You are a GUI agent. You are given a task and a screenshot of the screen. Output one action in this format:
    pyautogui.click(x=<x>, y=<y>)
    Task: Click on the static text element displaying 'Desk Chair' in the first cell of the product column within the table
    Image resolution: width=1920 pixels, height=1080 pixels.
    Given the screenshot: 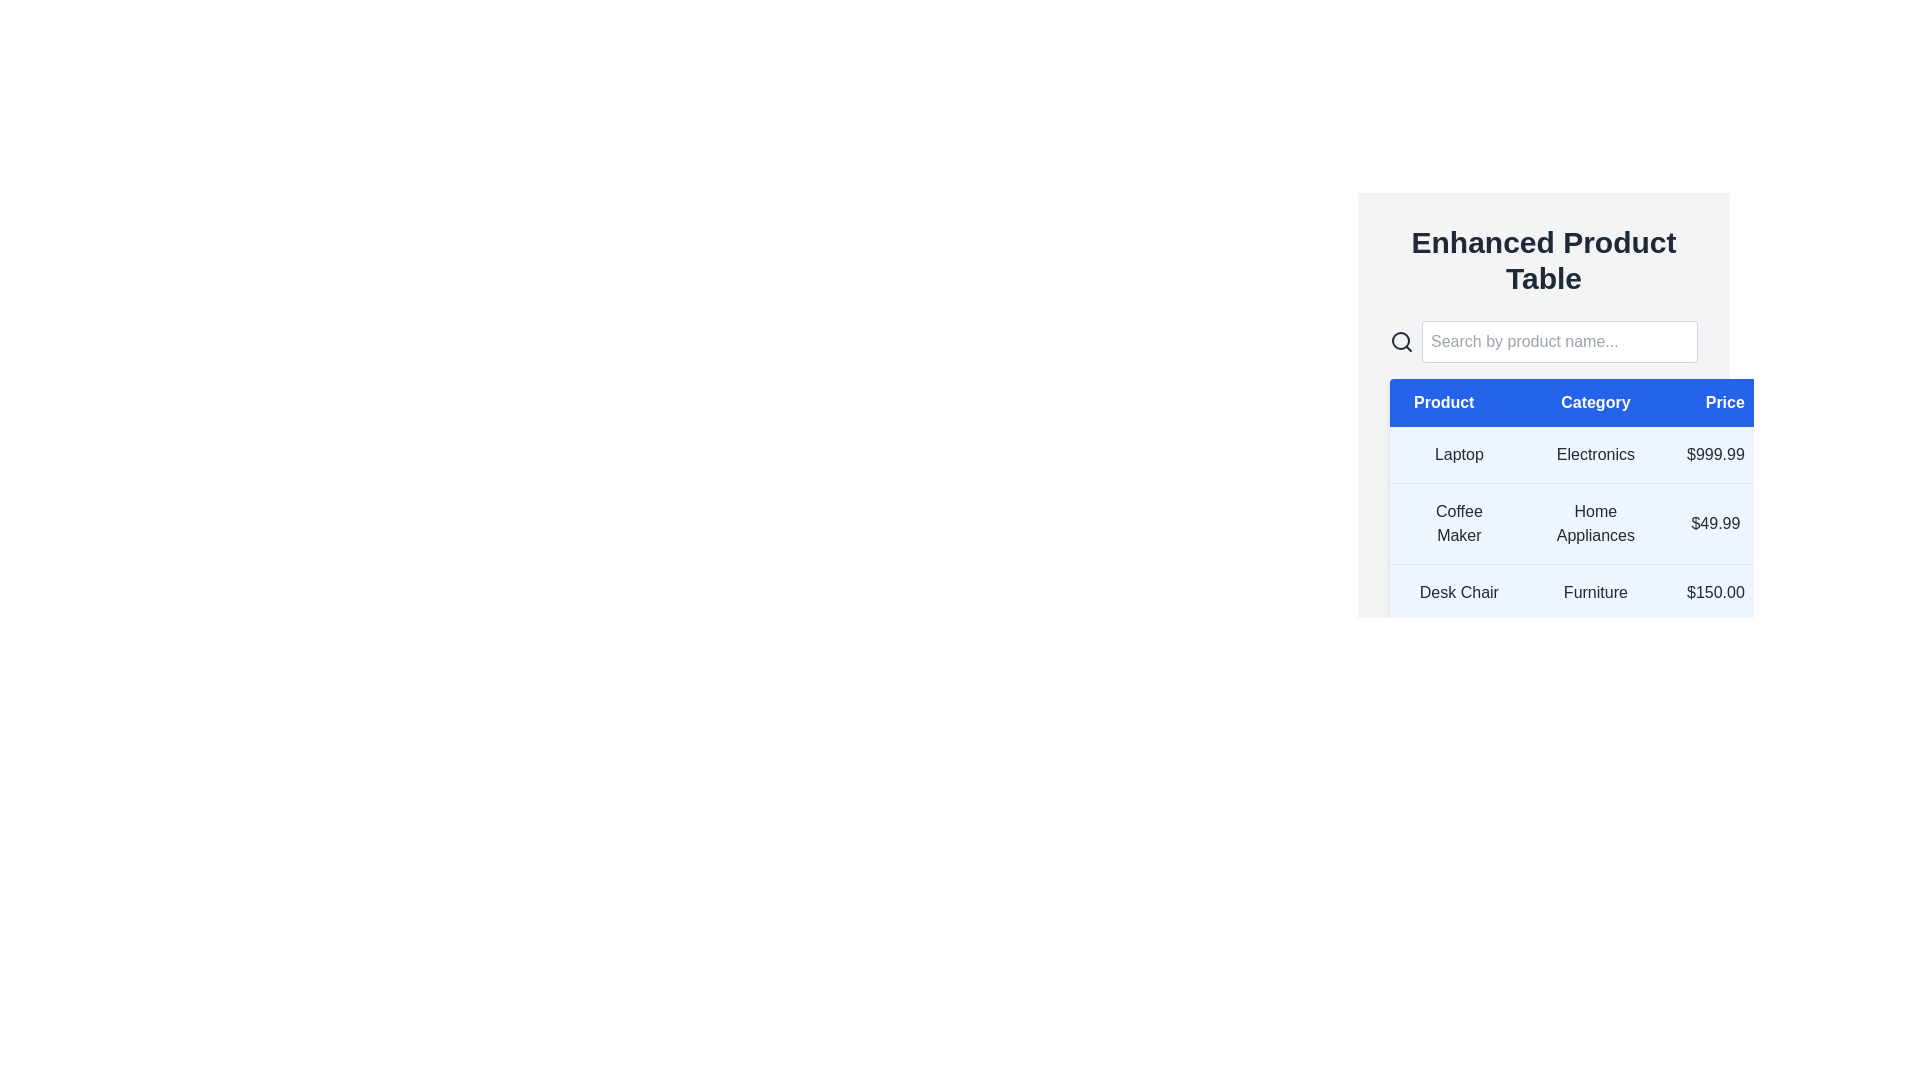 What is the action you would take?
    pyautogui.click(x=1459, y=592)
    